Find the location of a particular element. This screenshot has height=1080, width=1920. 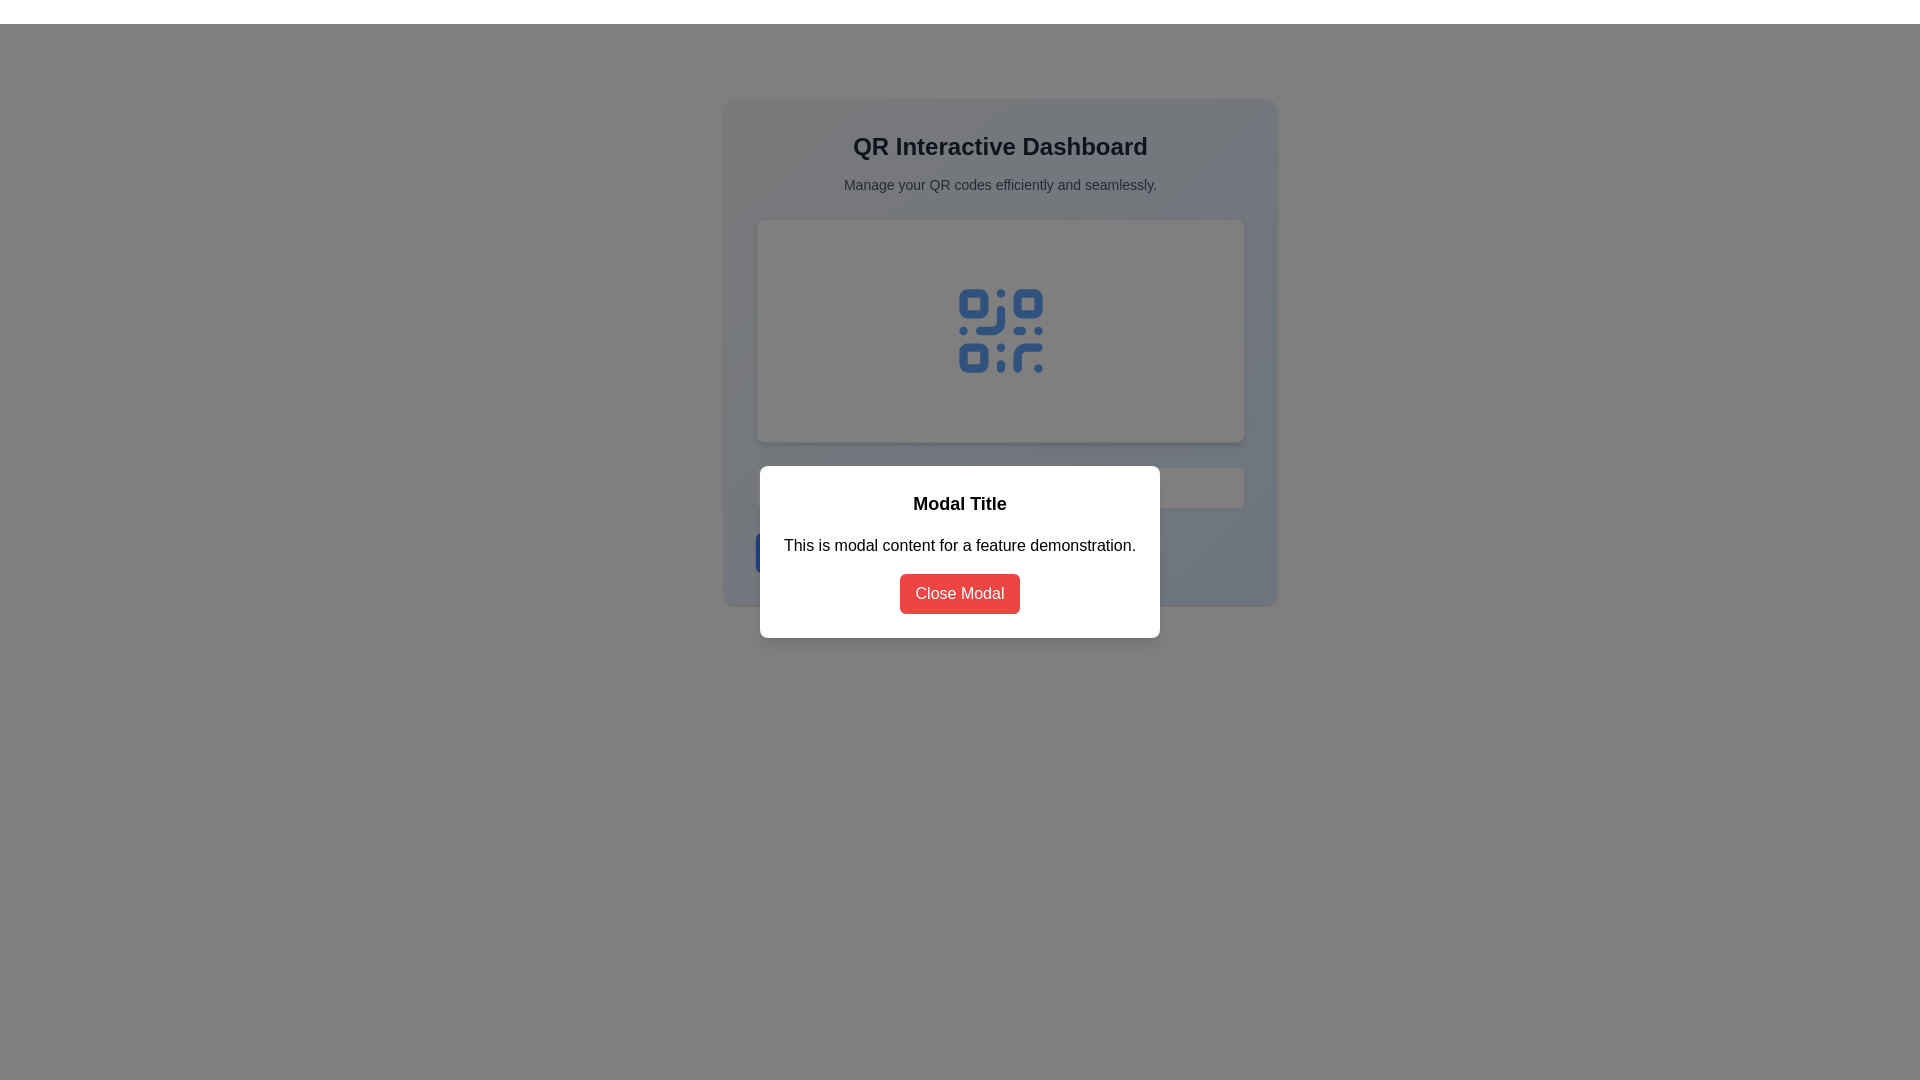

the 'Close Modal' button, which is a rectangular button with a red background and white text, located at the bottom of the modal window is located at coordinates (960, 593).